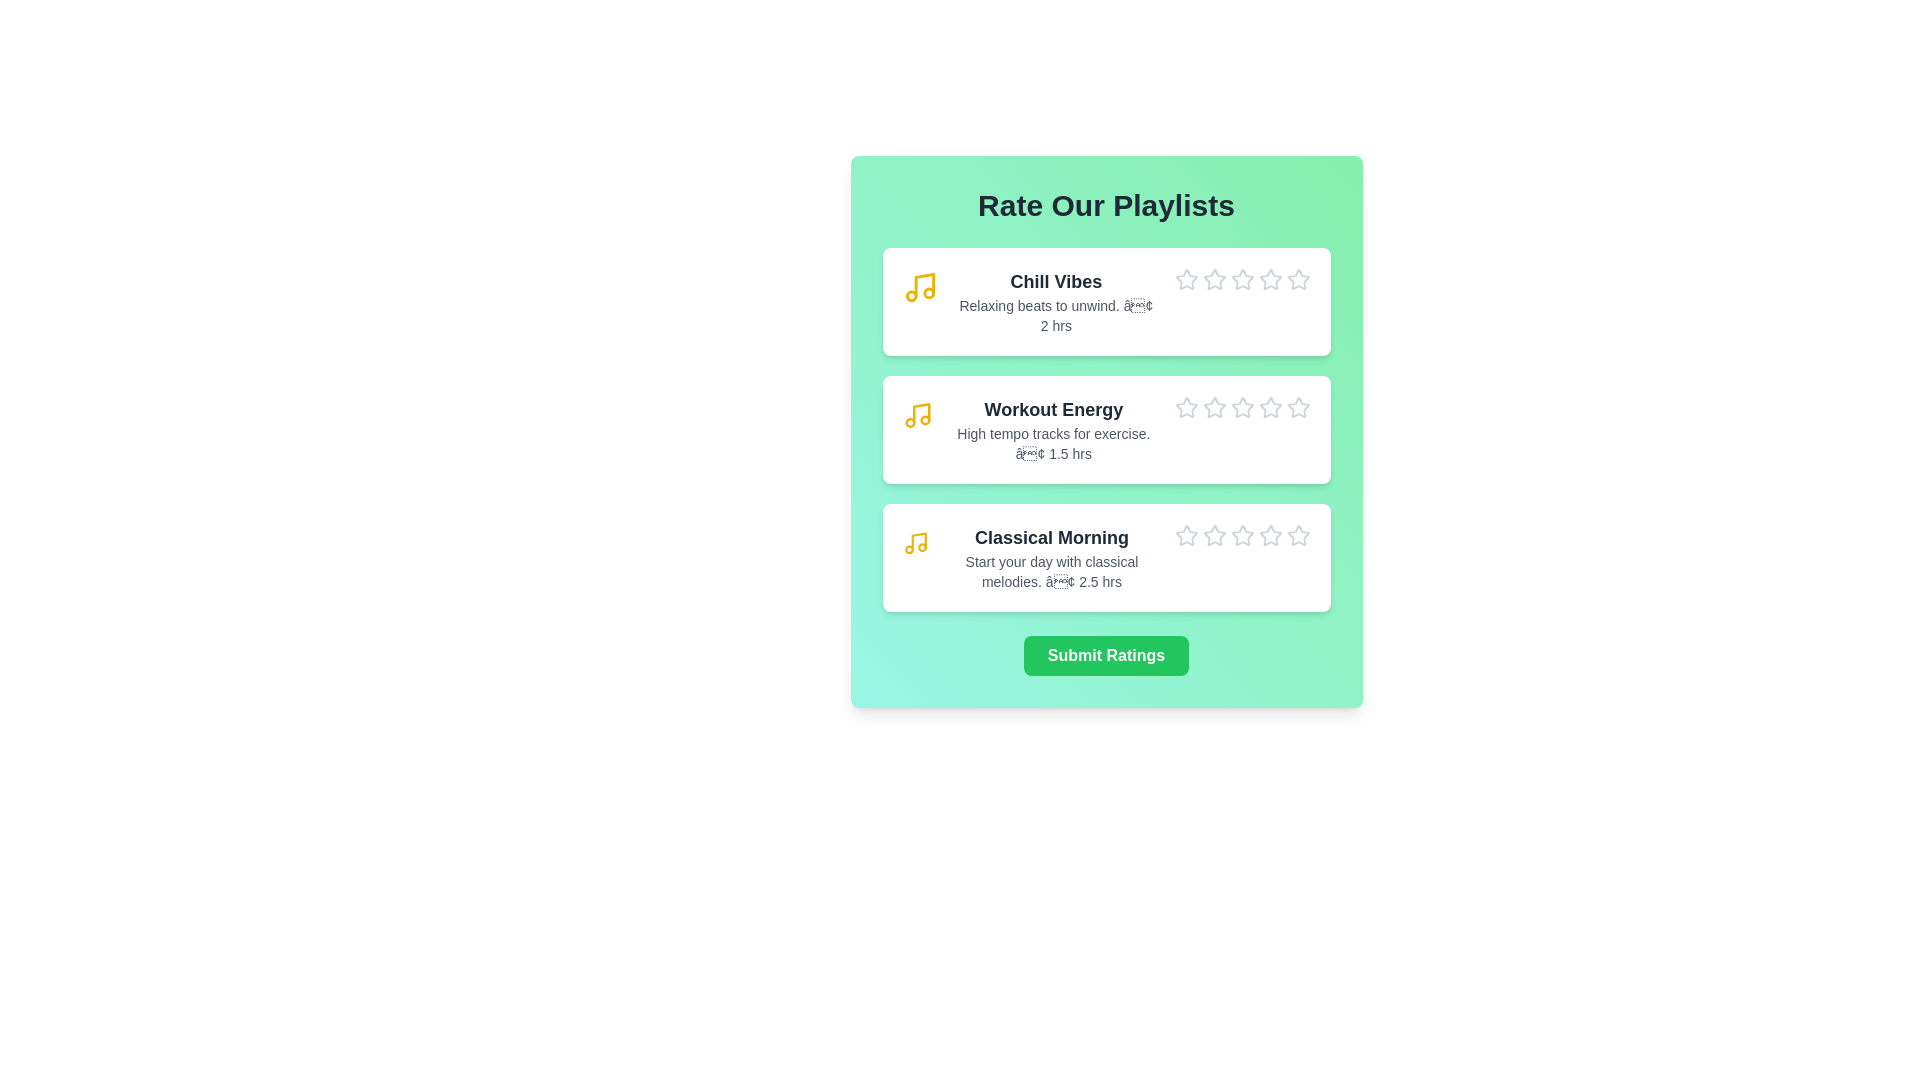 This screenshot has height=1080, width=1920. Describe the element at coordinates (1257, 523) in the screenshot. I see `the star icon corresponding to 4 stars for the playlist Classical Morning` at that location.